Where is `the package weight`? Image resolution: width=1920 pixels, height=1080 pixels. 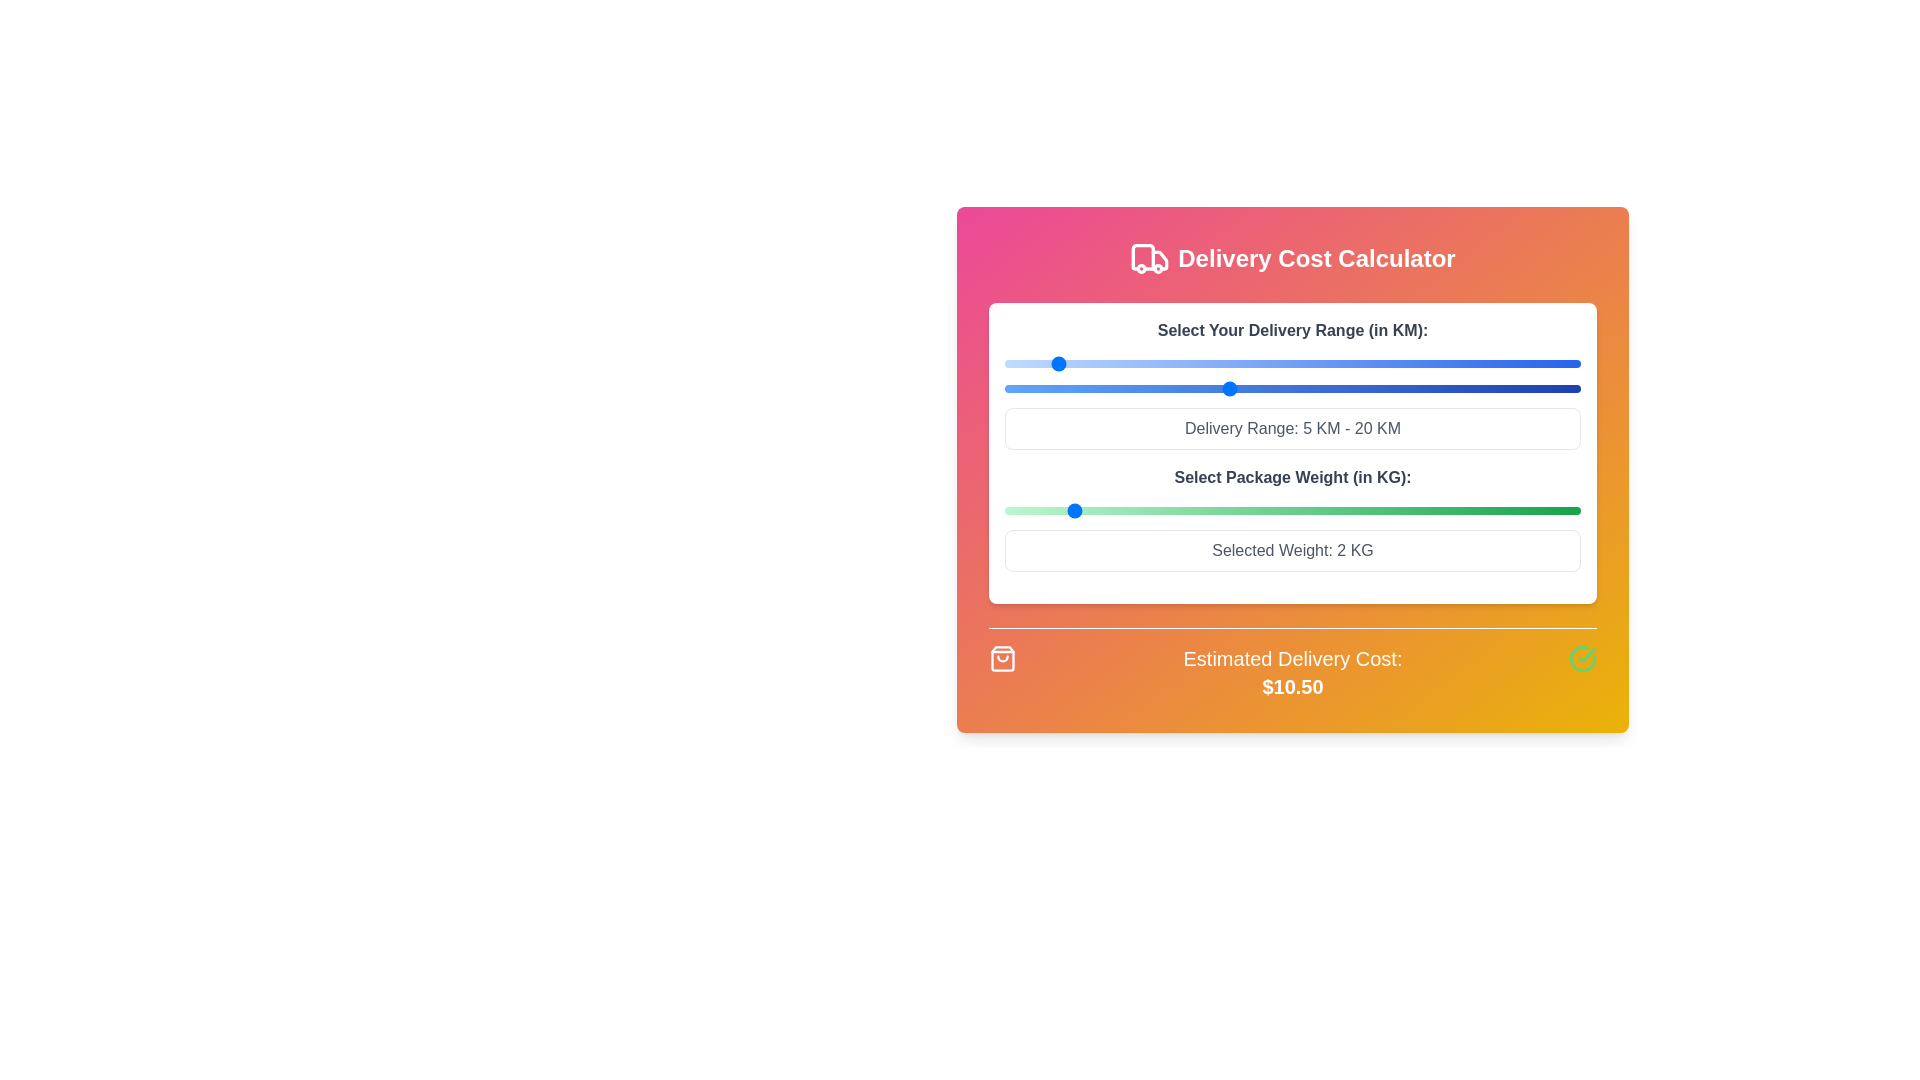
the package weight is located at coordinates (1132, 509).